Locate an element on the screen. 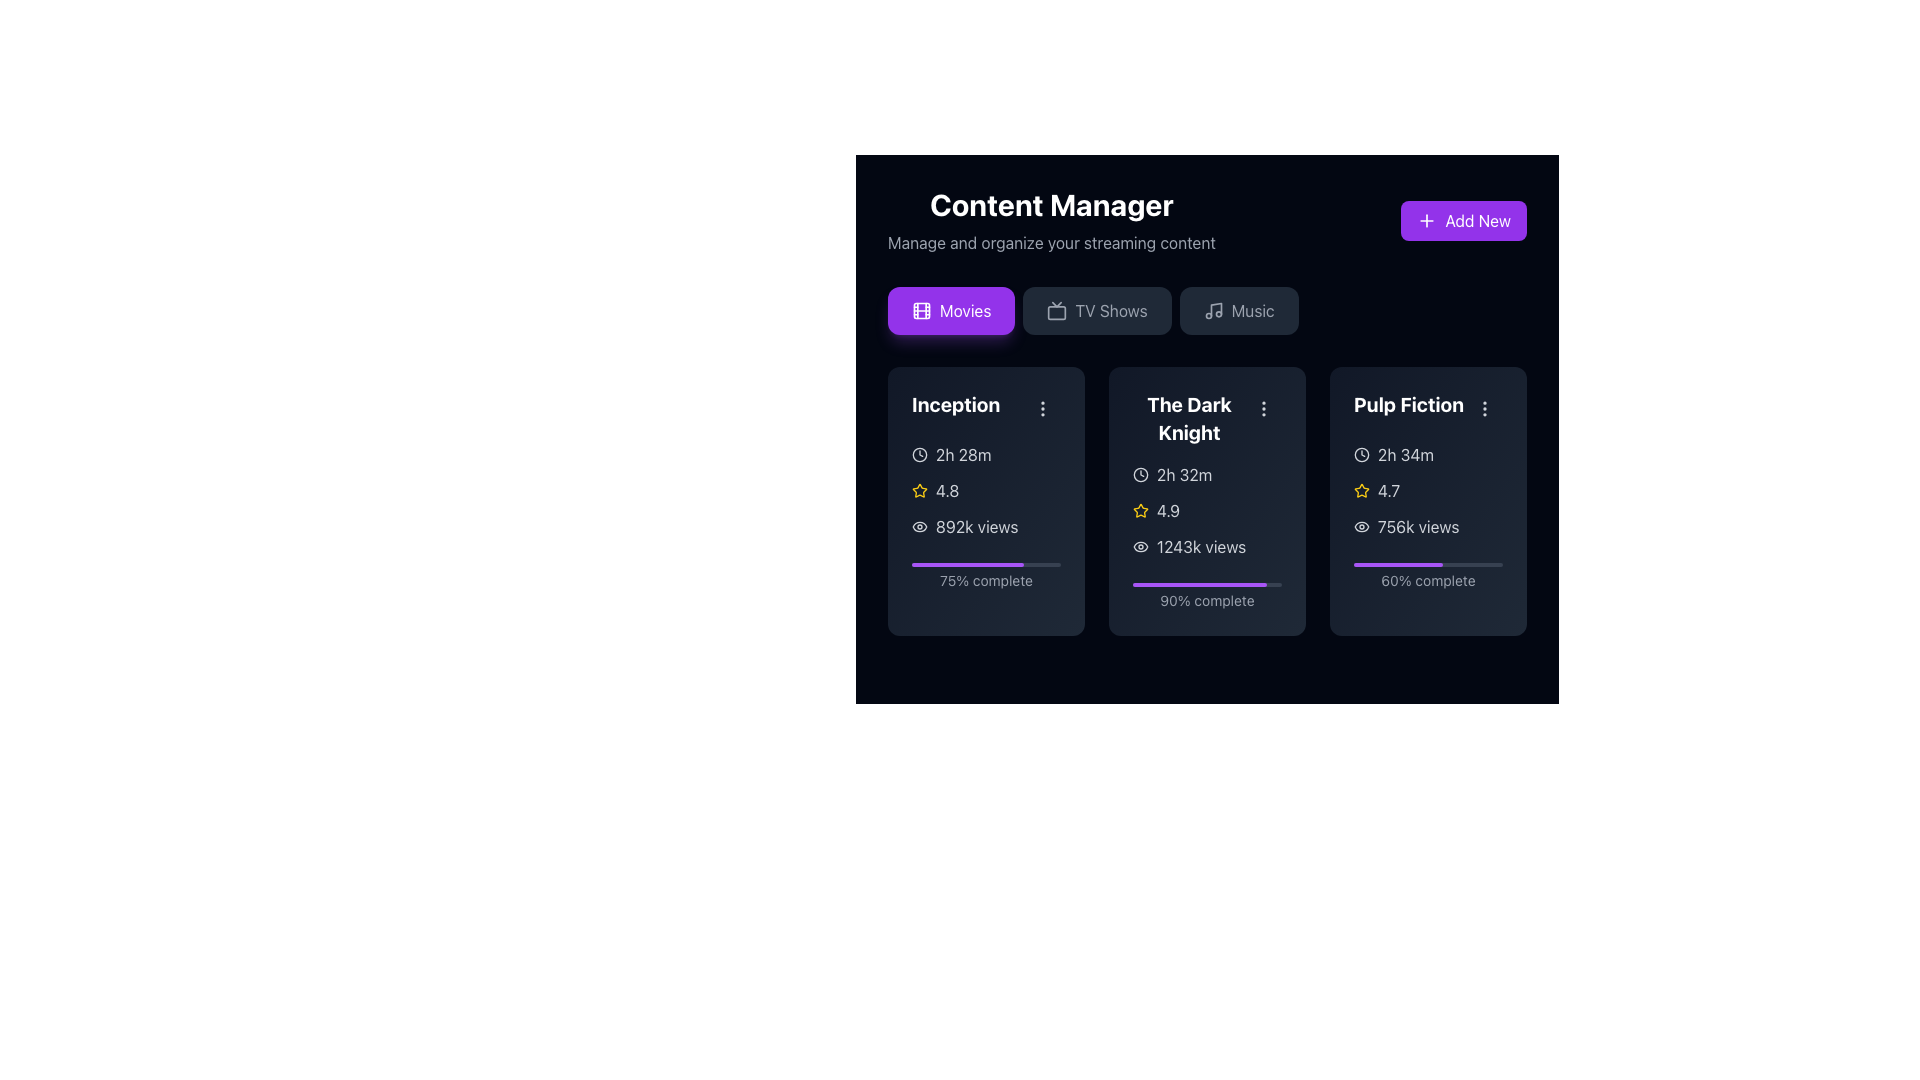  the music icon button located is located at coordinates (1215, 309).